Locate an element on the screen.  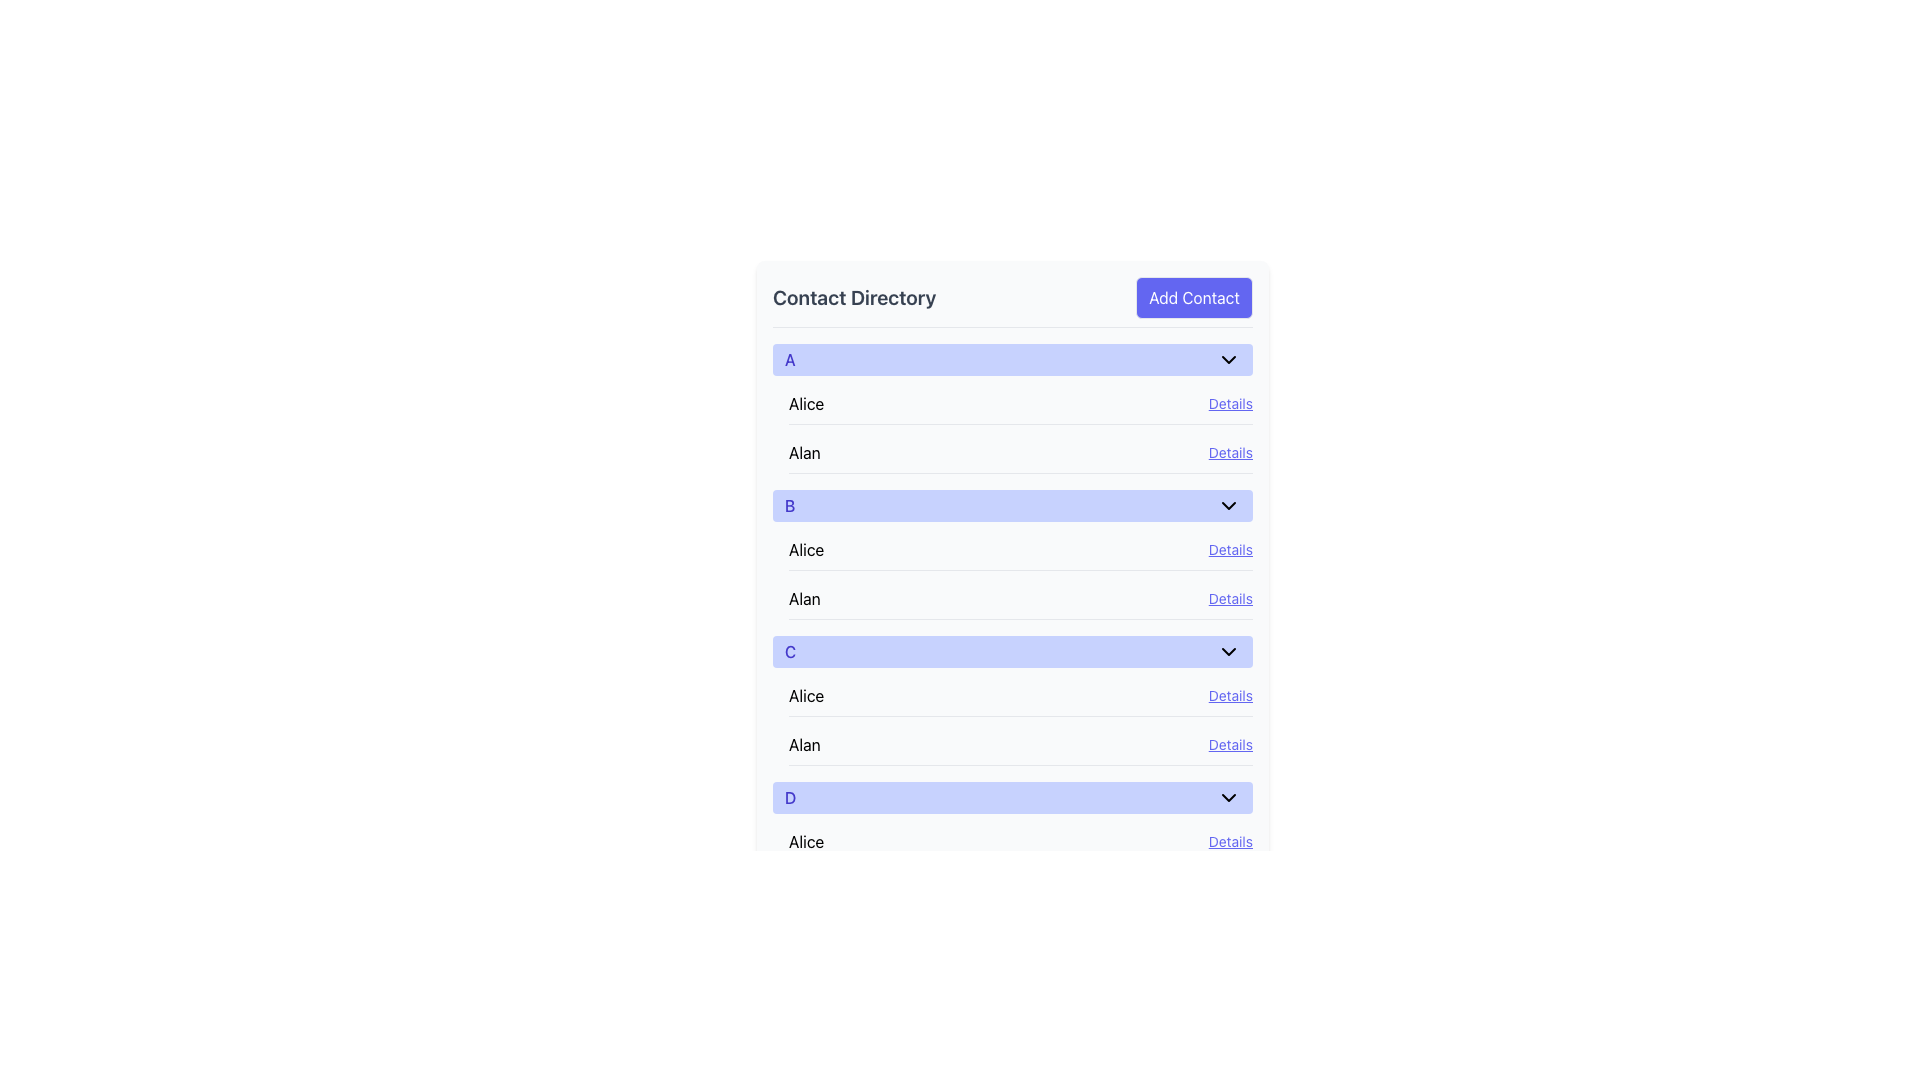
the toggle icon located in the rightmost part of the header labeled 'D', which is aligned vertically with the text is located at coordinates (1227, 797).